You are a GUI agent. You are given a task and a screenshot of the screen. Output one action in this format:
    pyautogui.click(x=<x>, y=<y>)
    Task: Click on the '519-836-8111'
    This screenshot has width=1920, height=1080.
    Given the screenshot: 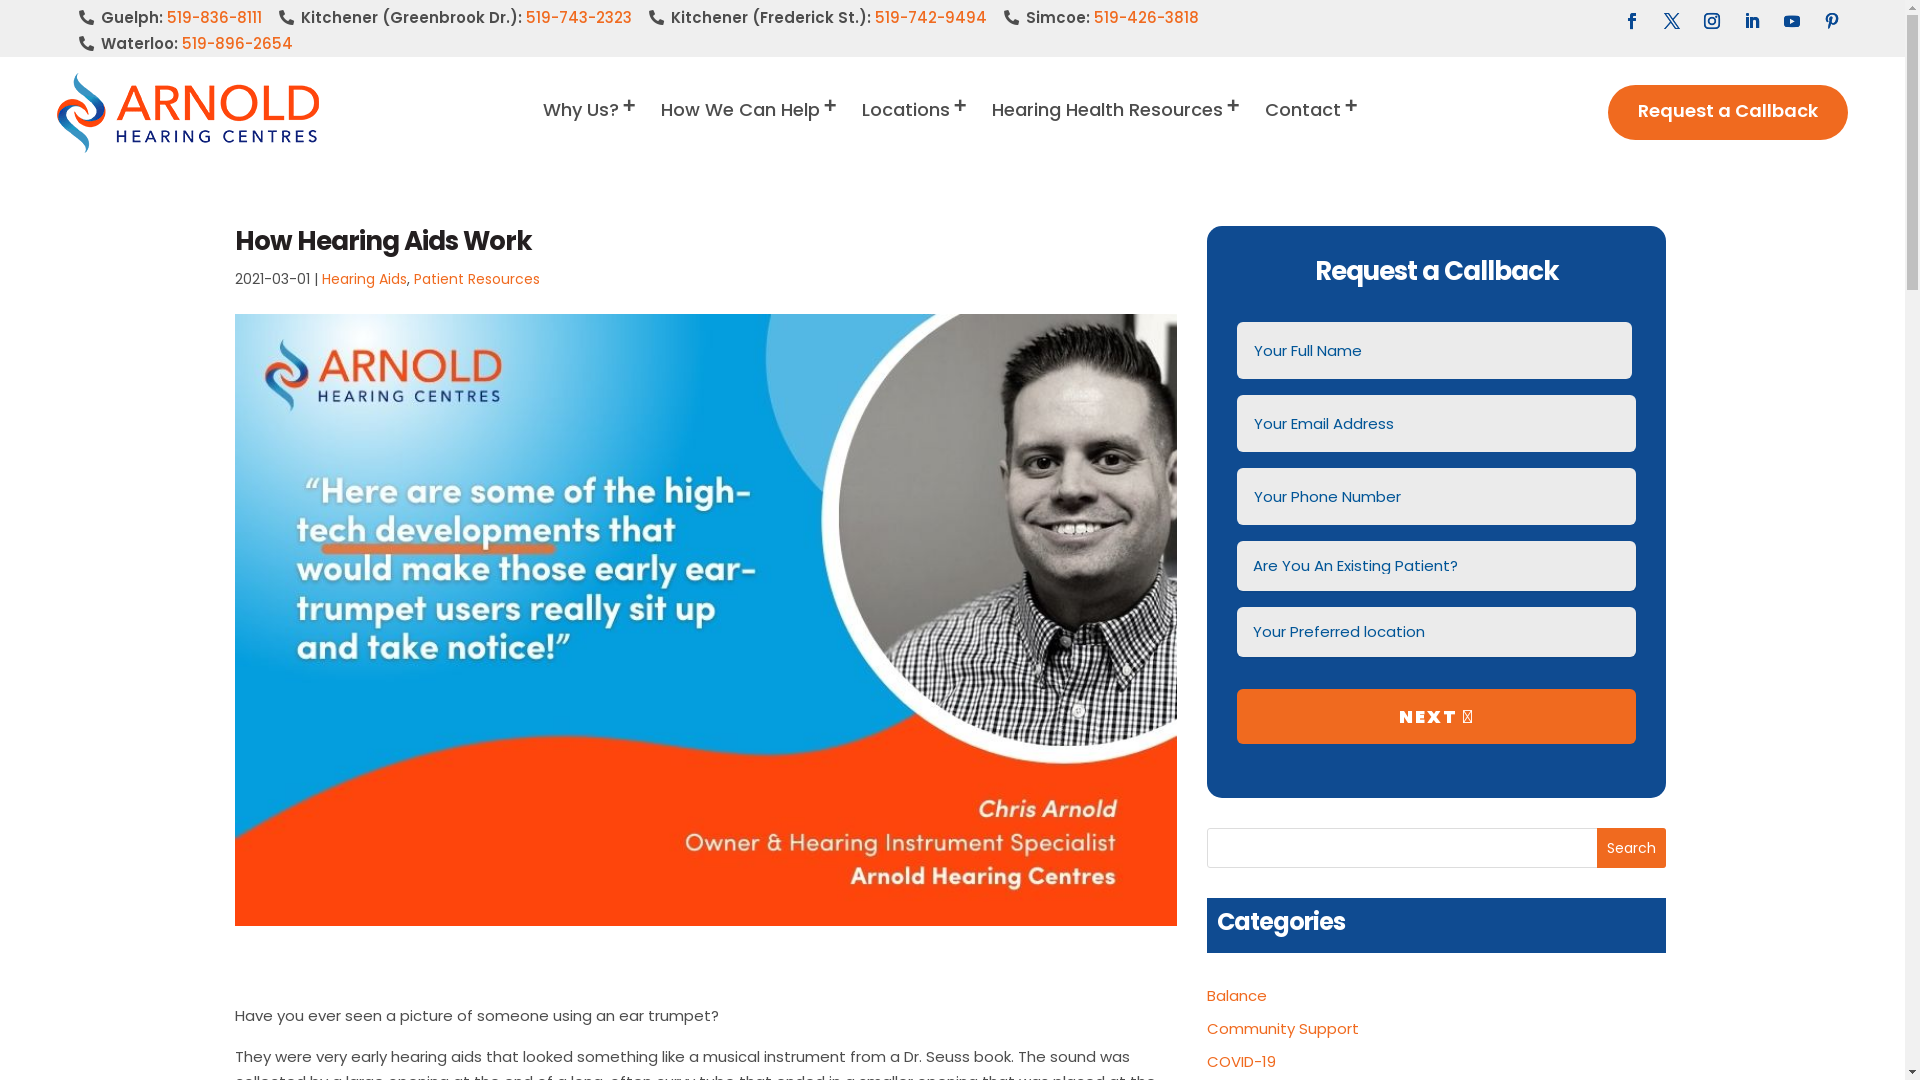 What is the action you would take?
    pyautogui.click(x=167, y=17)
    